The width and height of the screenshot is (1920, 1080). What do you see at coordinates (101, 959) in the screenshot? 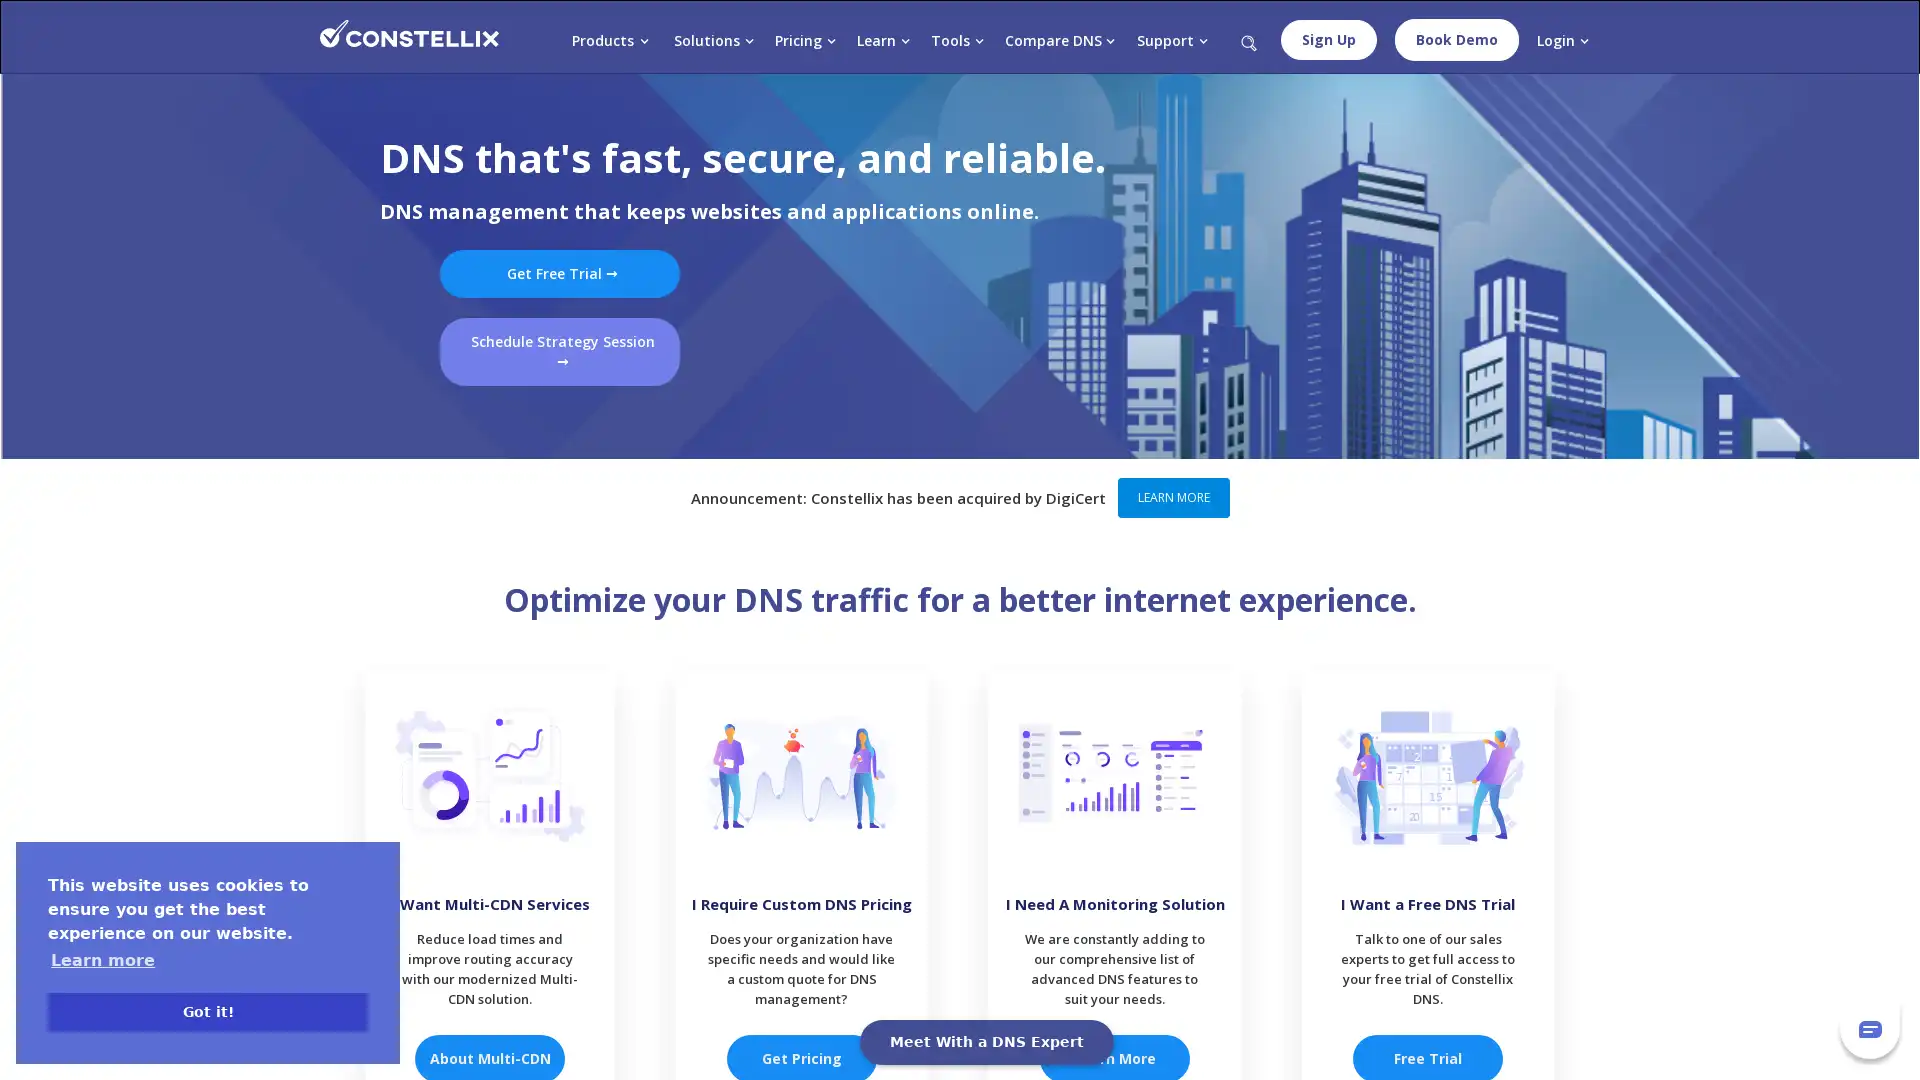
I see `learn more about cookies` at bounding box center [101, 959].